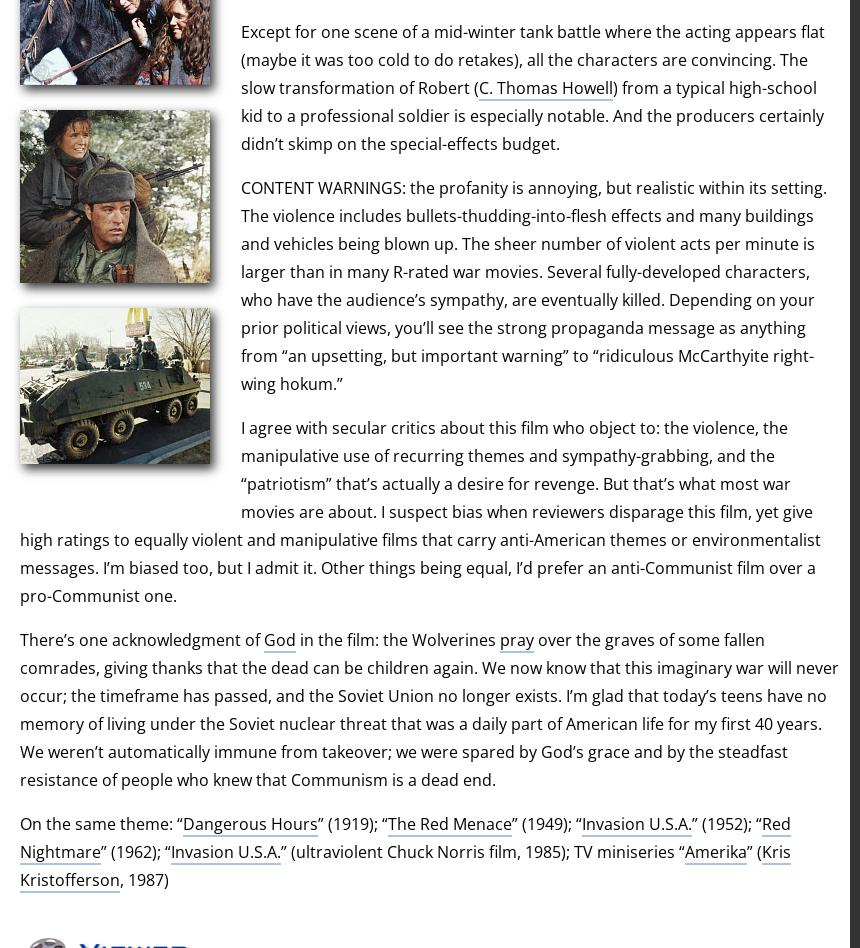 This screenshot has height=948, width=860. Describe the element at coordinates (546, 87) in the screenshot. I see `'C. Thomas Howell'` at that location.